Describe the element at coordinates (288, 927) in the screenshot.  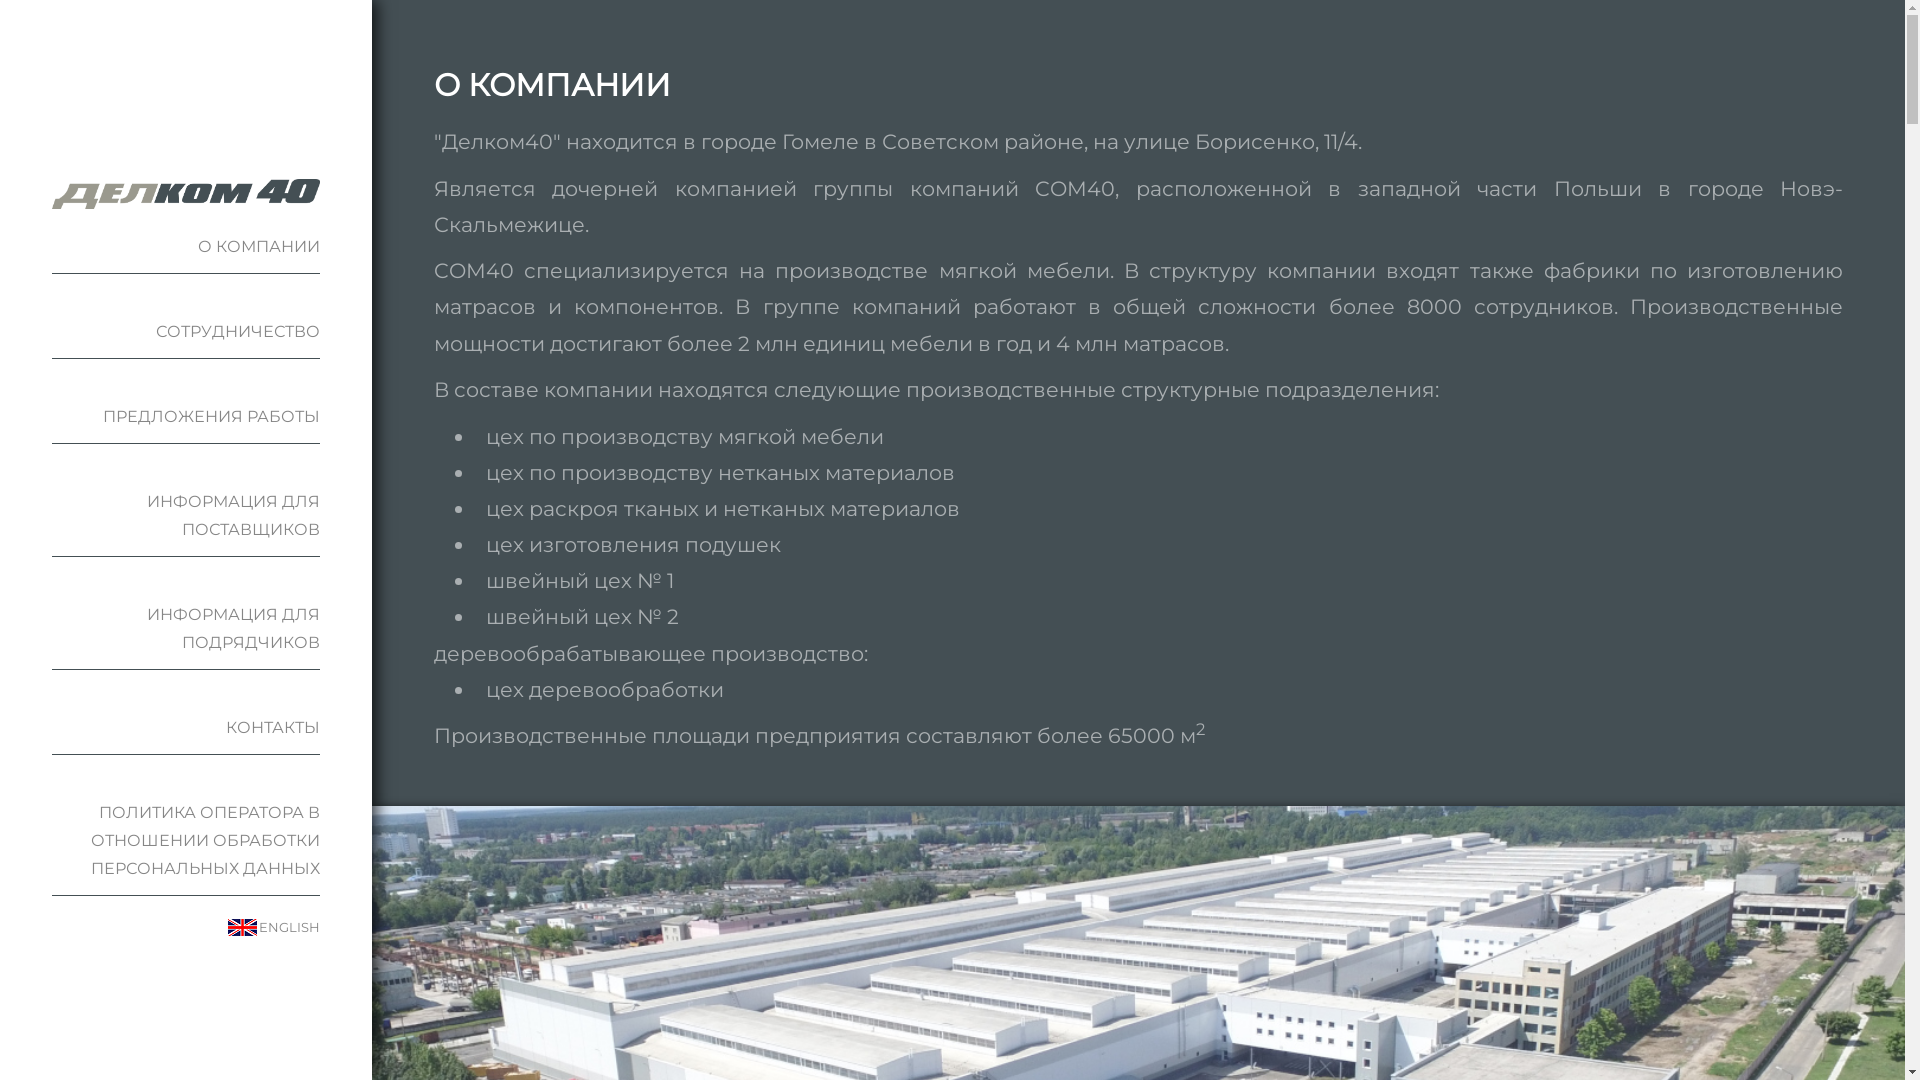
I see `'ENGLISH'` at that location.